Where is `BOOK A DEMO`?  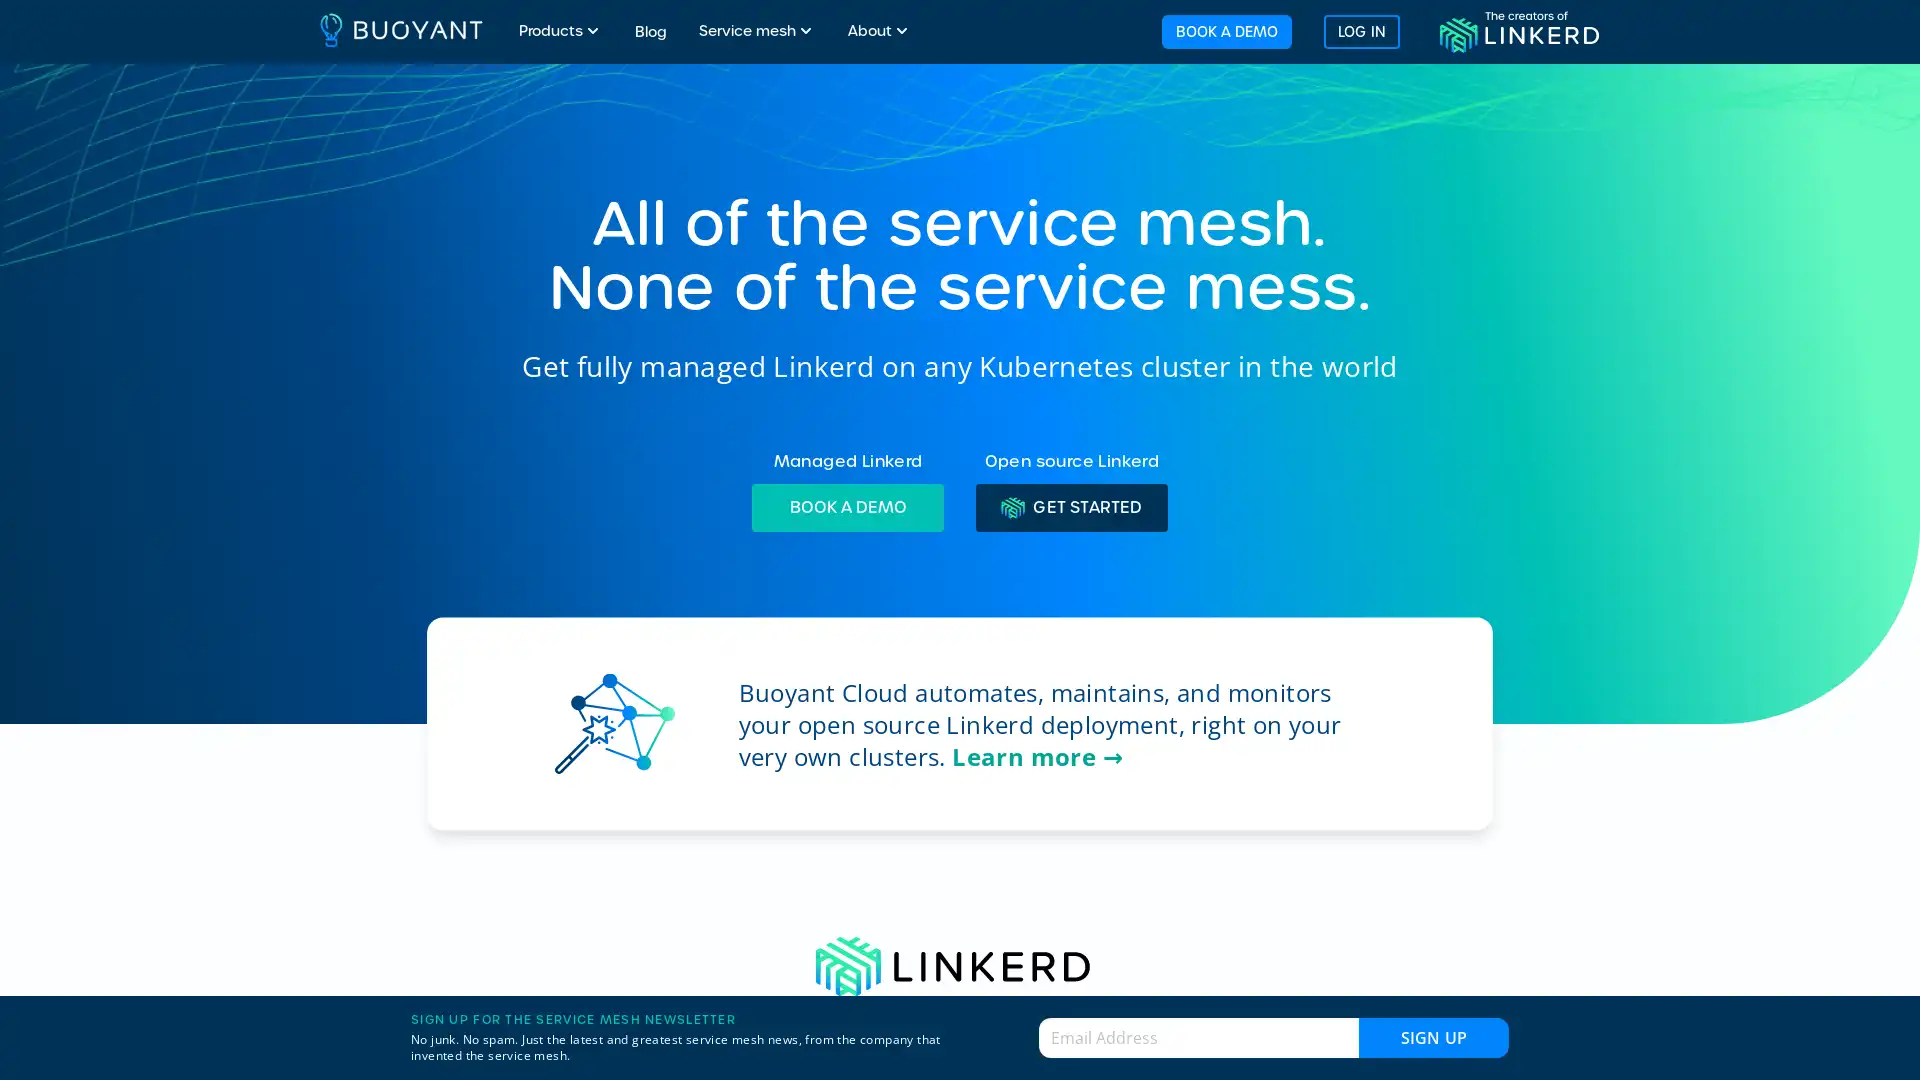
BOOK A DEMO is located at coordinates (1224, 30).